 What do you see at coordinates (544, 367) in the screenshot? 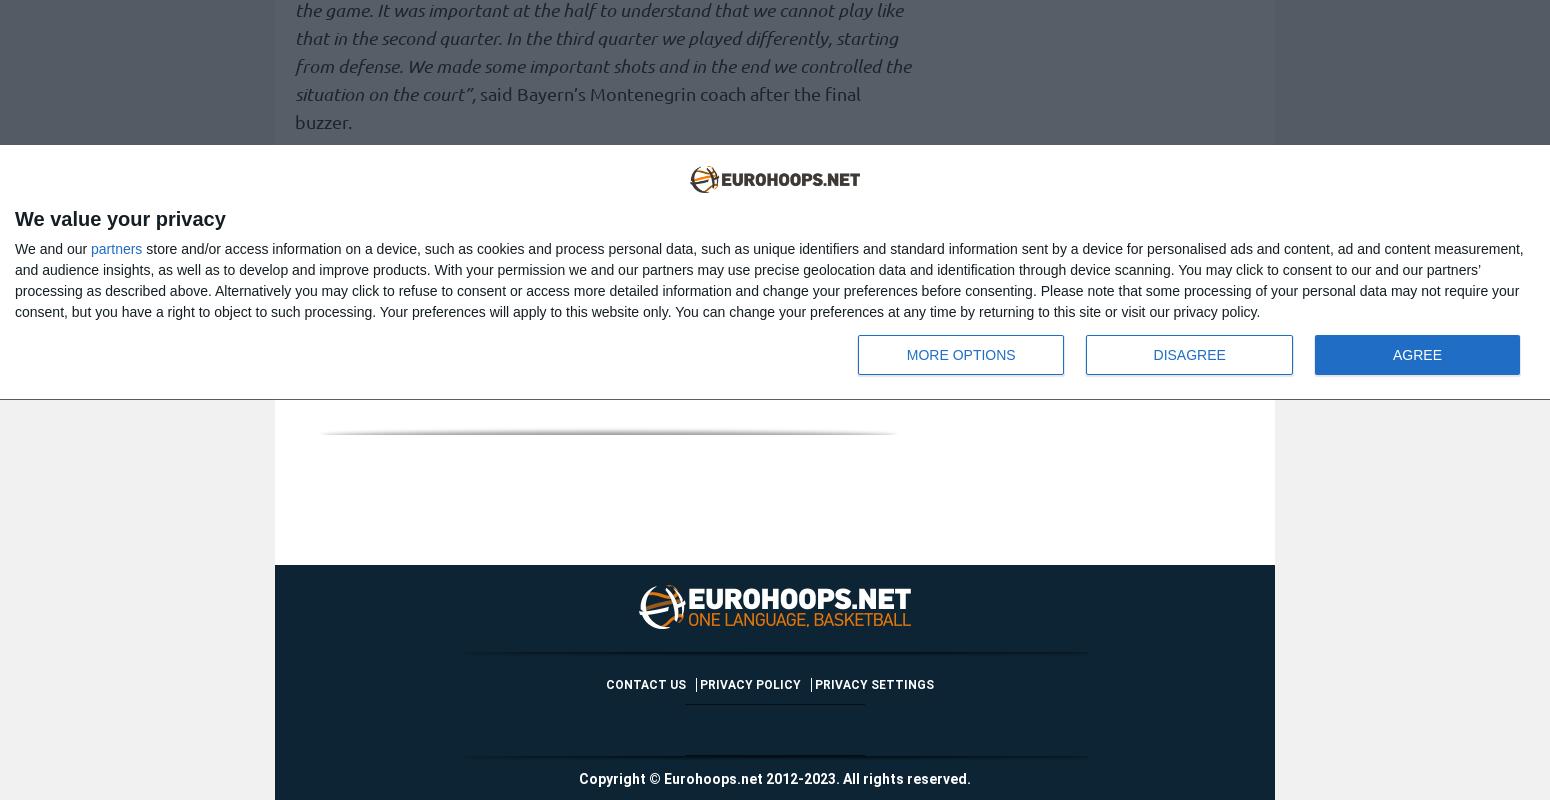
I see `'Buducnost'` at bounding box center [544, 367].